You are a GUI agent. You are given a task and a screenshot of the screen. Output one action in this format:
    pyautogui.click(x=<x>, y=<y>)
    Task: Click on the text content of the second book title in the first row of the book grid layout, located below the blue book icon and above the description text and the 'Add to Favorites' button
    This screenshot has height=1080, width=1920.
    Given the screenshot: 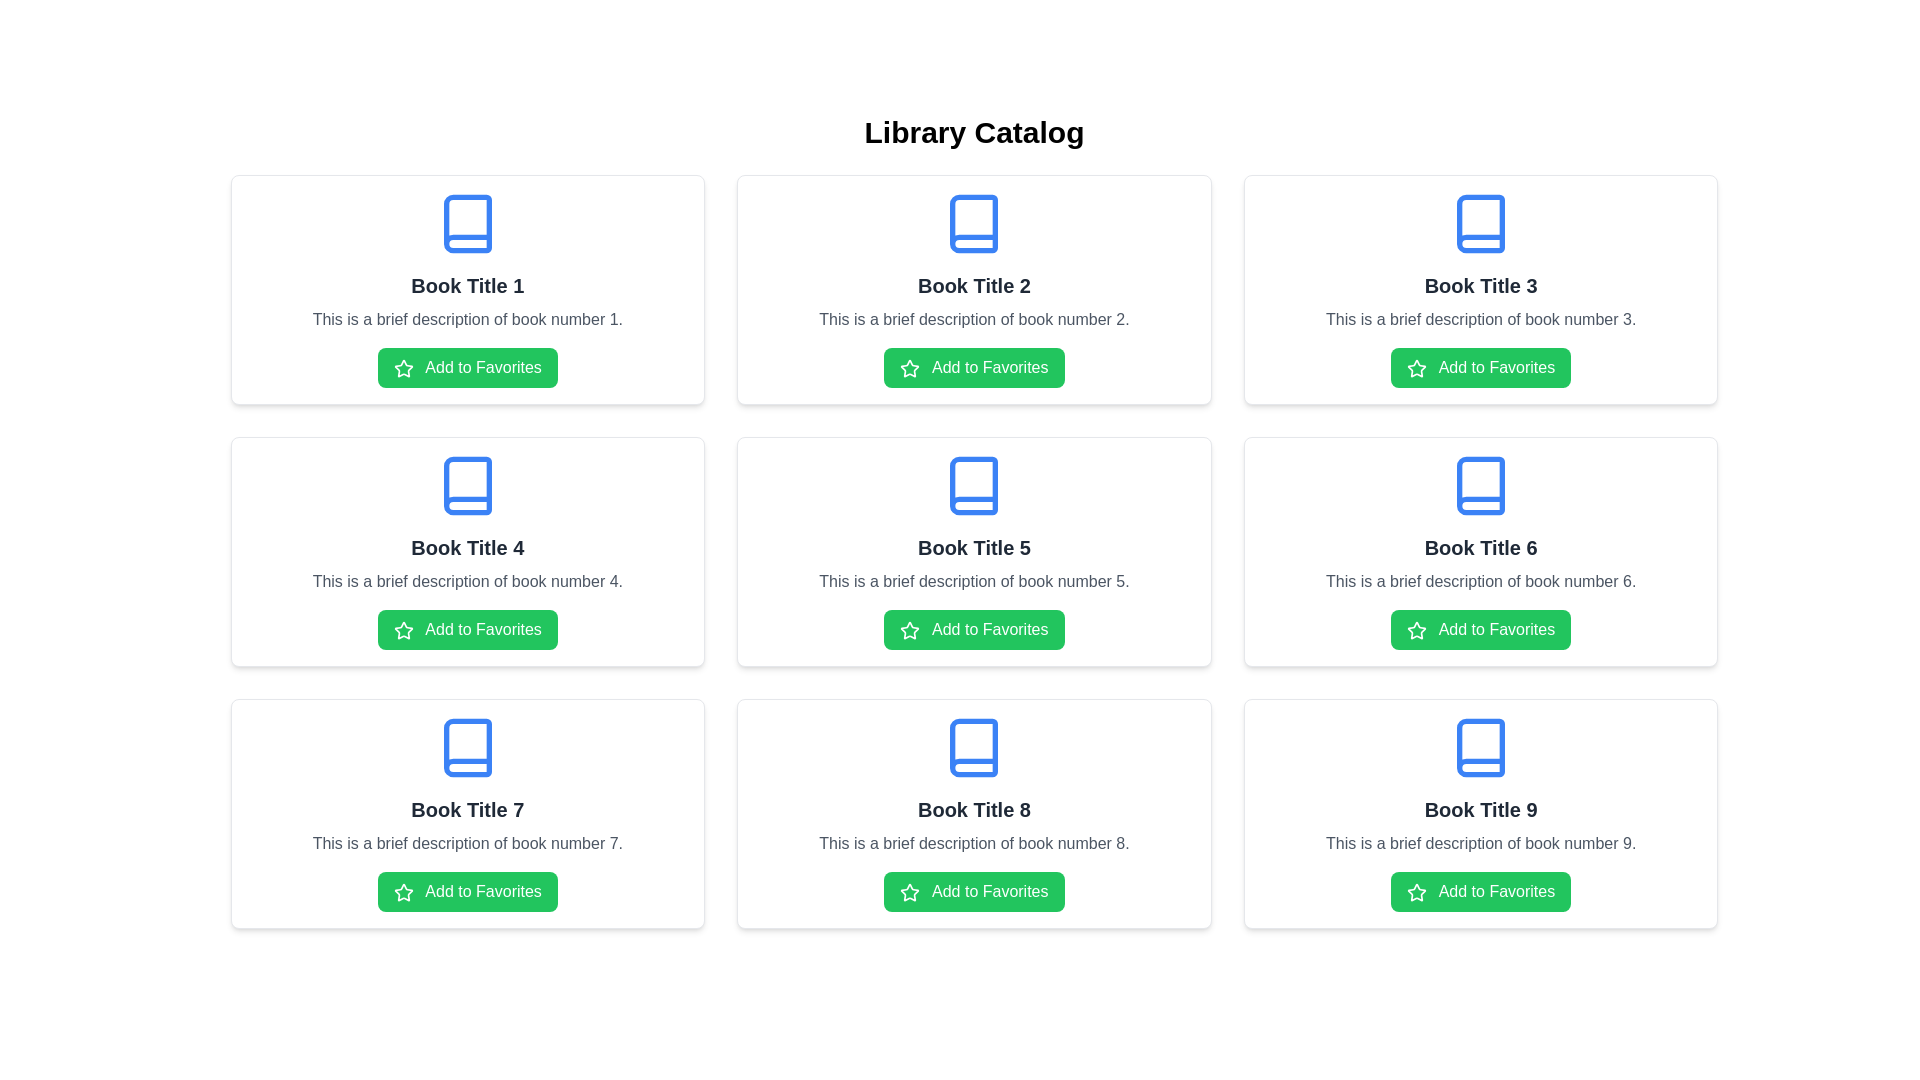 What is the action you would take?
    pyautogui.click(x=974, y=285)
    